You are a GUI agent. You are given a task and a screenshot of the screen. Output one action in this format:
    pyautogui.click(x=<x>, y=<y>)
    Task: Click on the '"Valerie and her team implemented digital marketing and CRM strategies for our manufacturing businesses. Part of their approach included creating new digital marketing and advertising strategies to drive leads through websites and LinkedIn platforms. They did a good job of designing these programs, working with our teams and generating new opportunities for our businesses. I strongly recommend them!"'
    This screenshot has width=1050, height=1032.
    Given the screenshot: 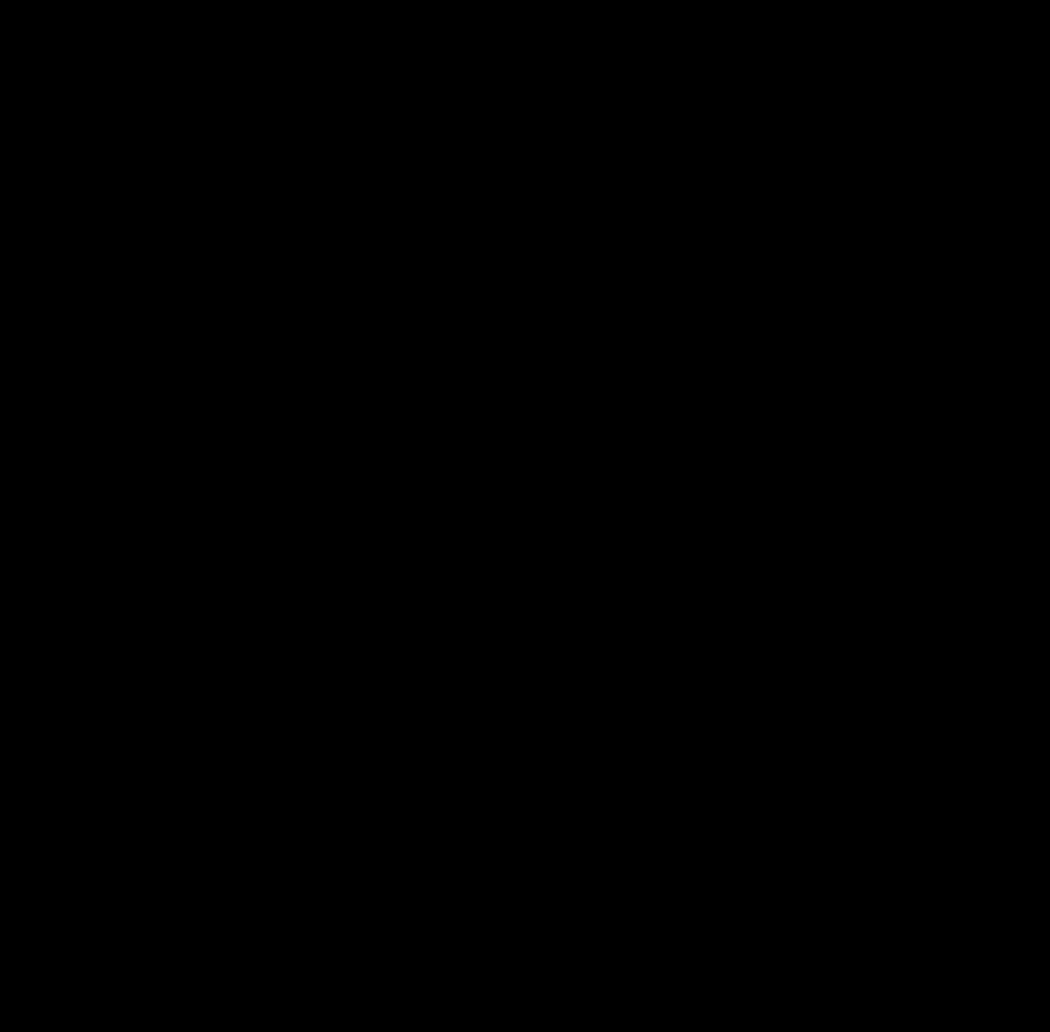 What is the action you would take?
    pyautogui.click(x=560, y=775)
    